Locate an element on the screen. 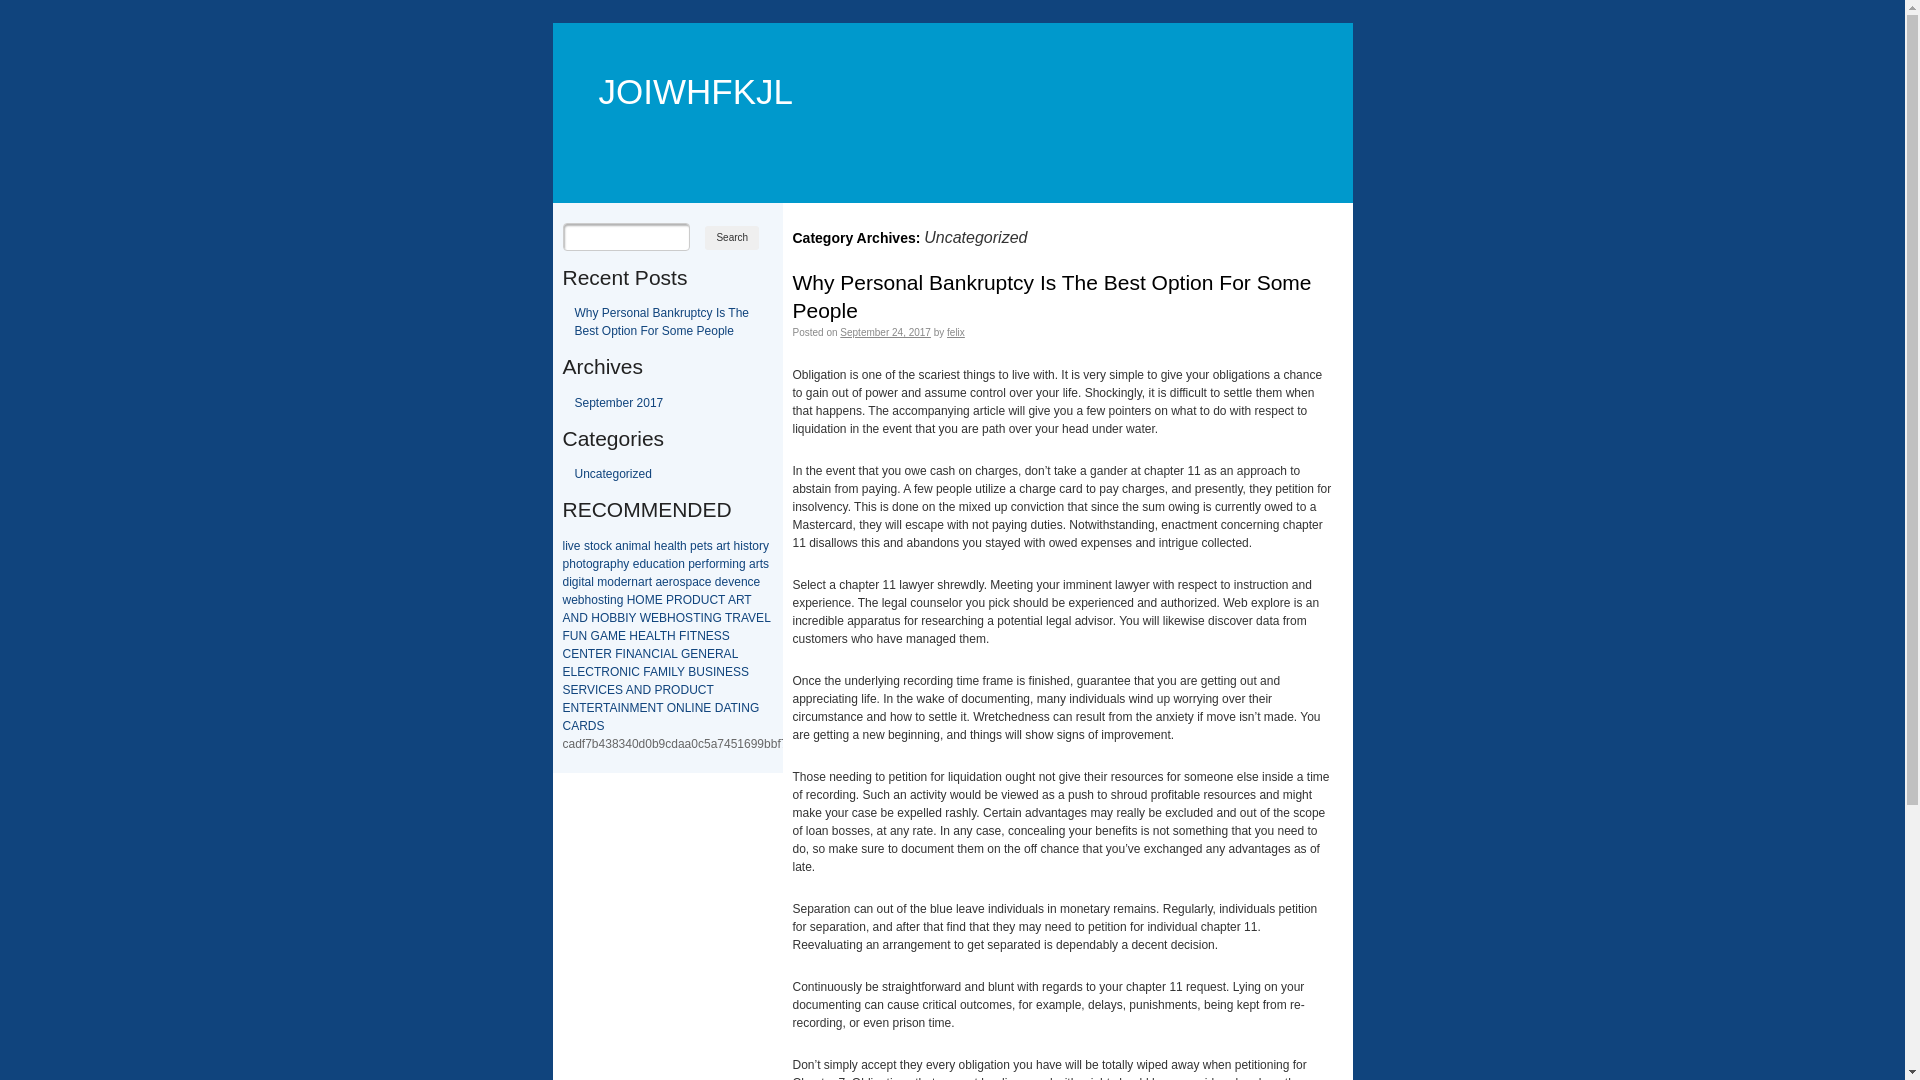 The width and height of the screenshot is (1920, 1080). 'a' is located at coordinates (662, 563).